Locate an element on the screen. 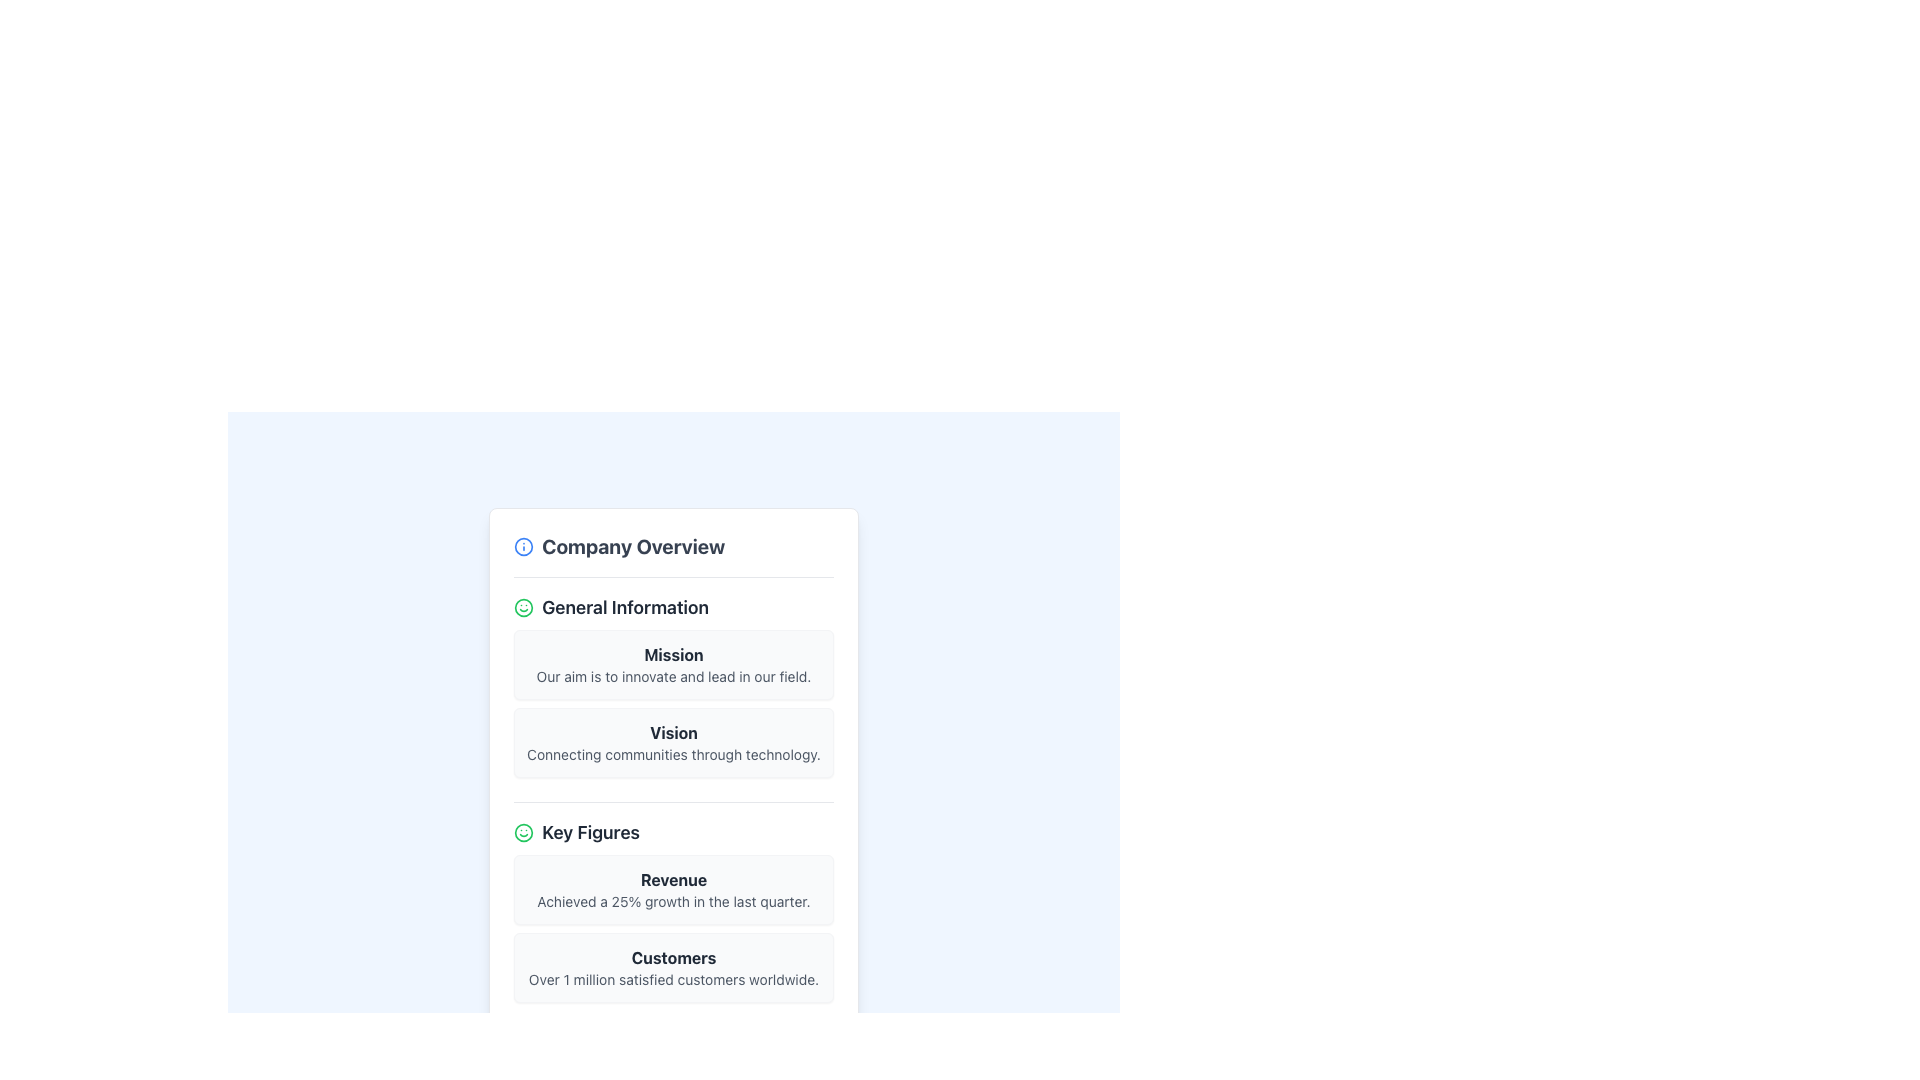  the text label displaying 'Mission' in bold and dark gray font, which is centrally positioned within a white card with rounded corners is located at coordinates (673, 655).